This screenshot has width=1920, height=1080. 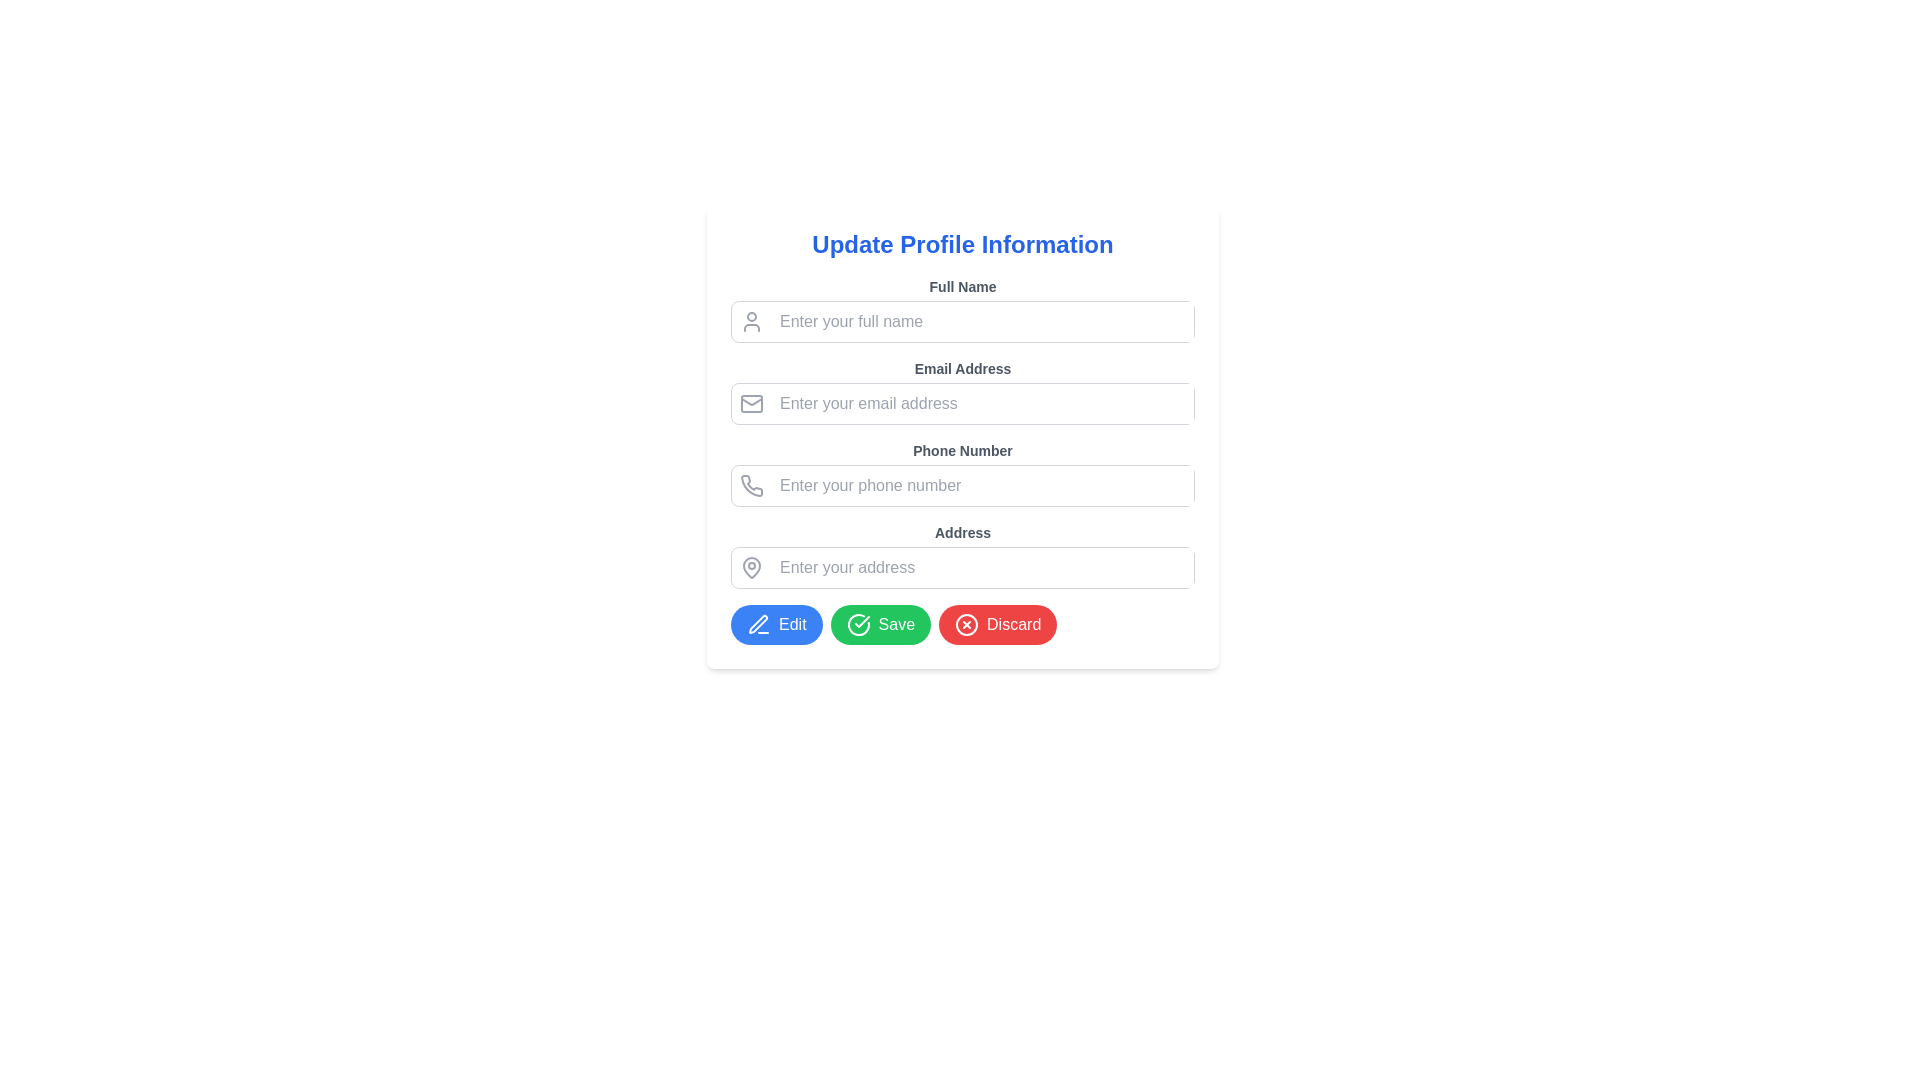 What do you see at coordinates (862, 620) in the screenshot?
I see `the 'Save' button by clicking on the check mark icon, which visually represents the action of saving changes` at bounding box center [862, 620].